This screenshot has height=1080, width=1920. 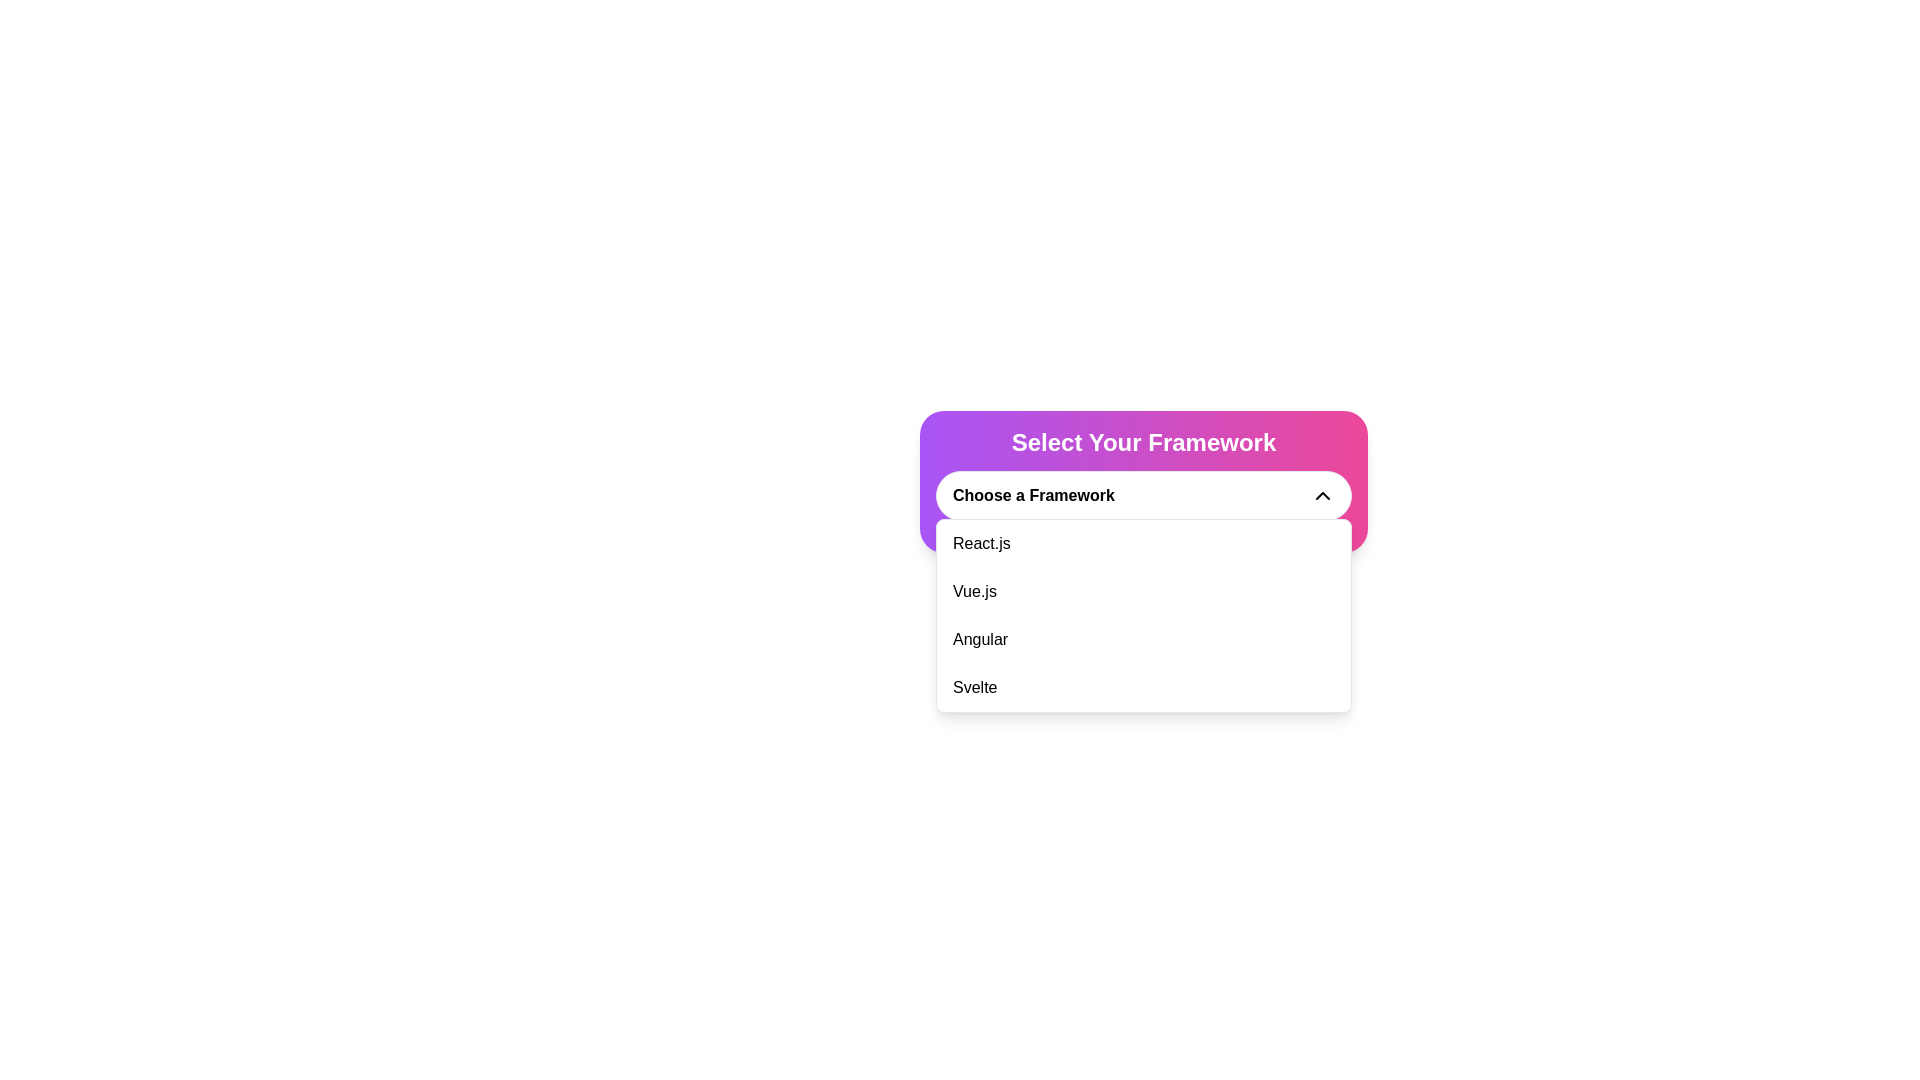 I want to click on a framework from the dropdown menu labeled 'Choose a Framework' within the card component that has a gradient background transitioning from purple to pink and bold white text stating 'Select Your Framework.', so click(x=1143, y=482).